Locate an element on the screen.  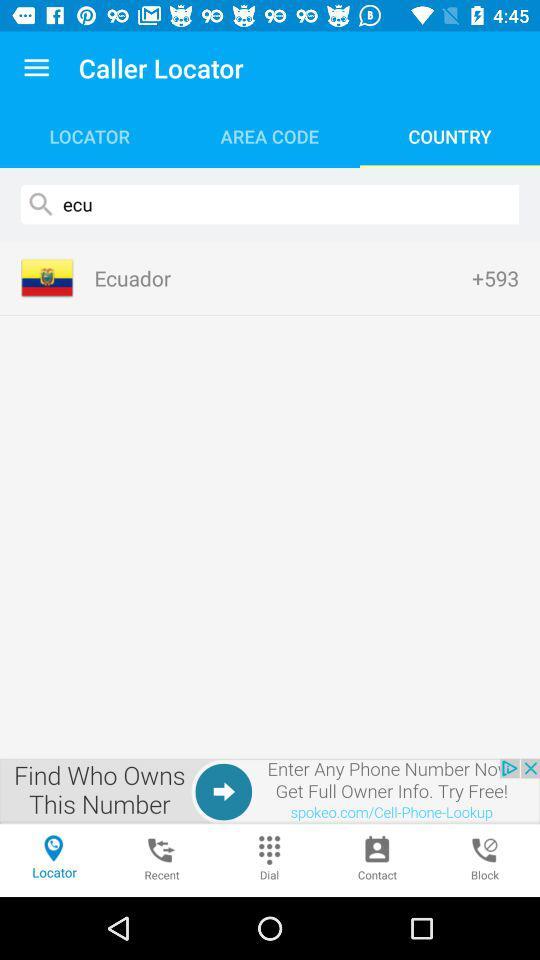
google advertisements is located at coordinates (270, 791).